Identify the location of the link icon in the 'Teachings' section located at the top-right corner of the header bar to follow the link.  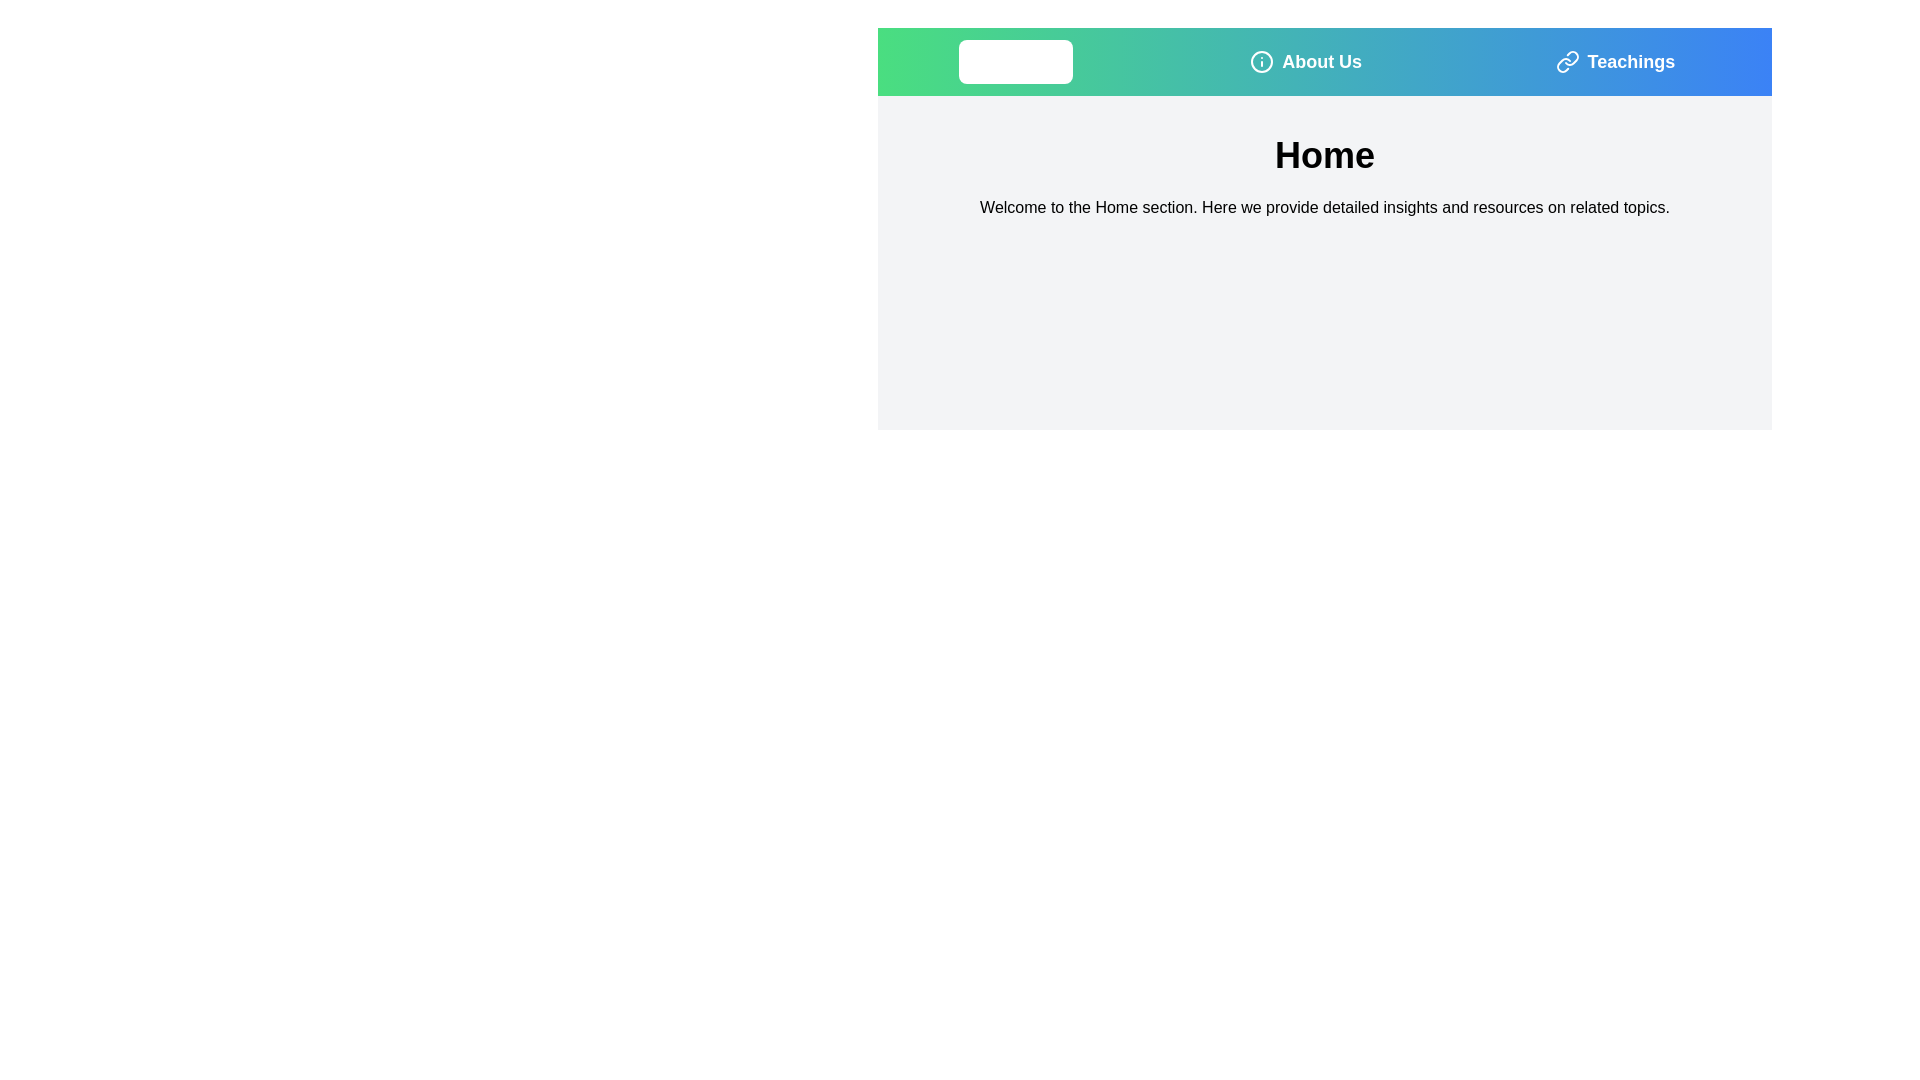
(1566, 60).